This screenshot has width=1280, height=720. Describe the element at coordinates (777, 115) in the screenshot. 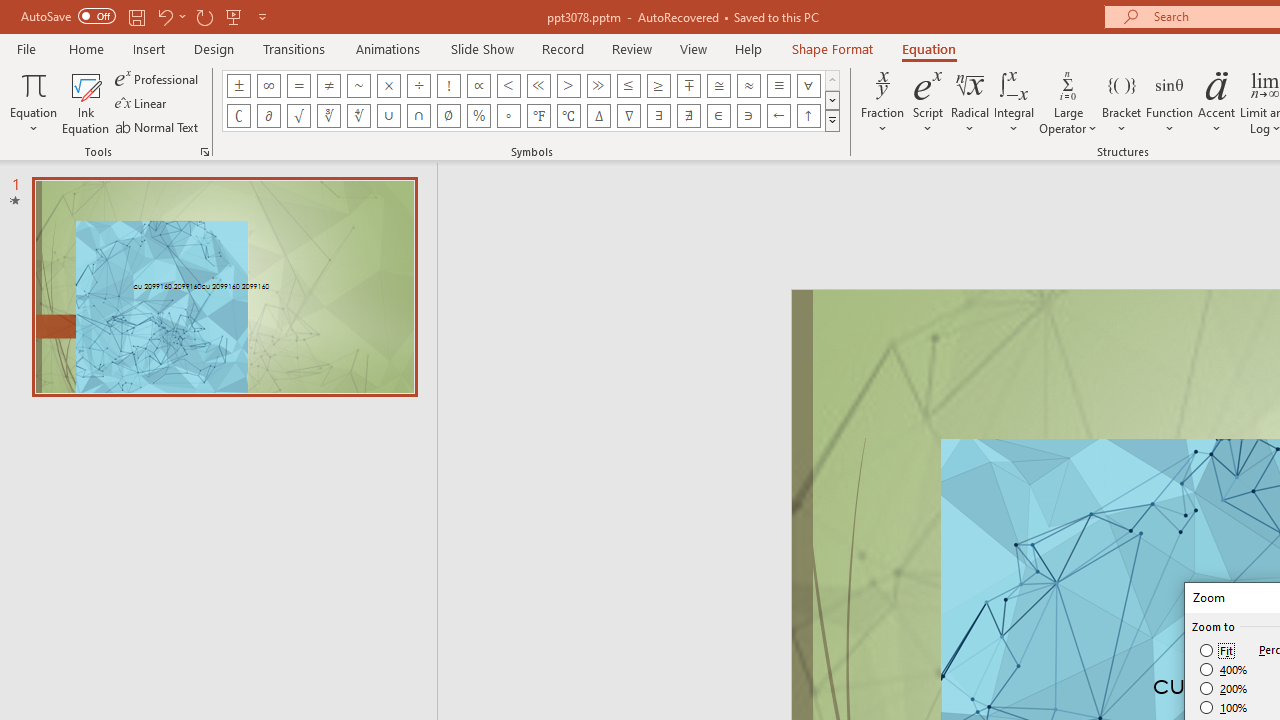

I see `'Equation Symbol Left Arrow'` at that location.